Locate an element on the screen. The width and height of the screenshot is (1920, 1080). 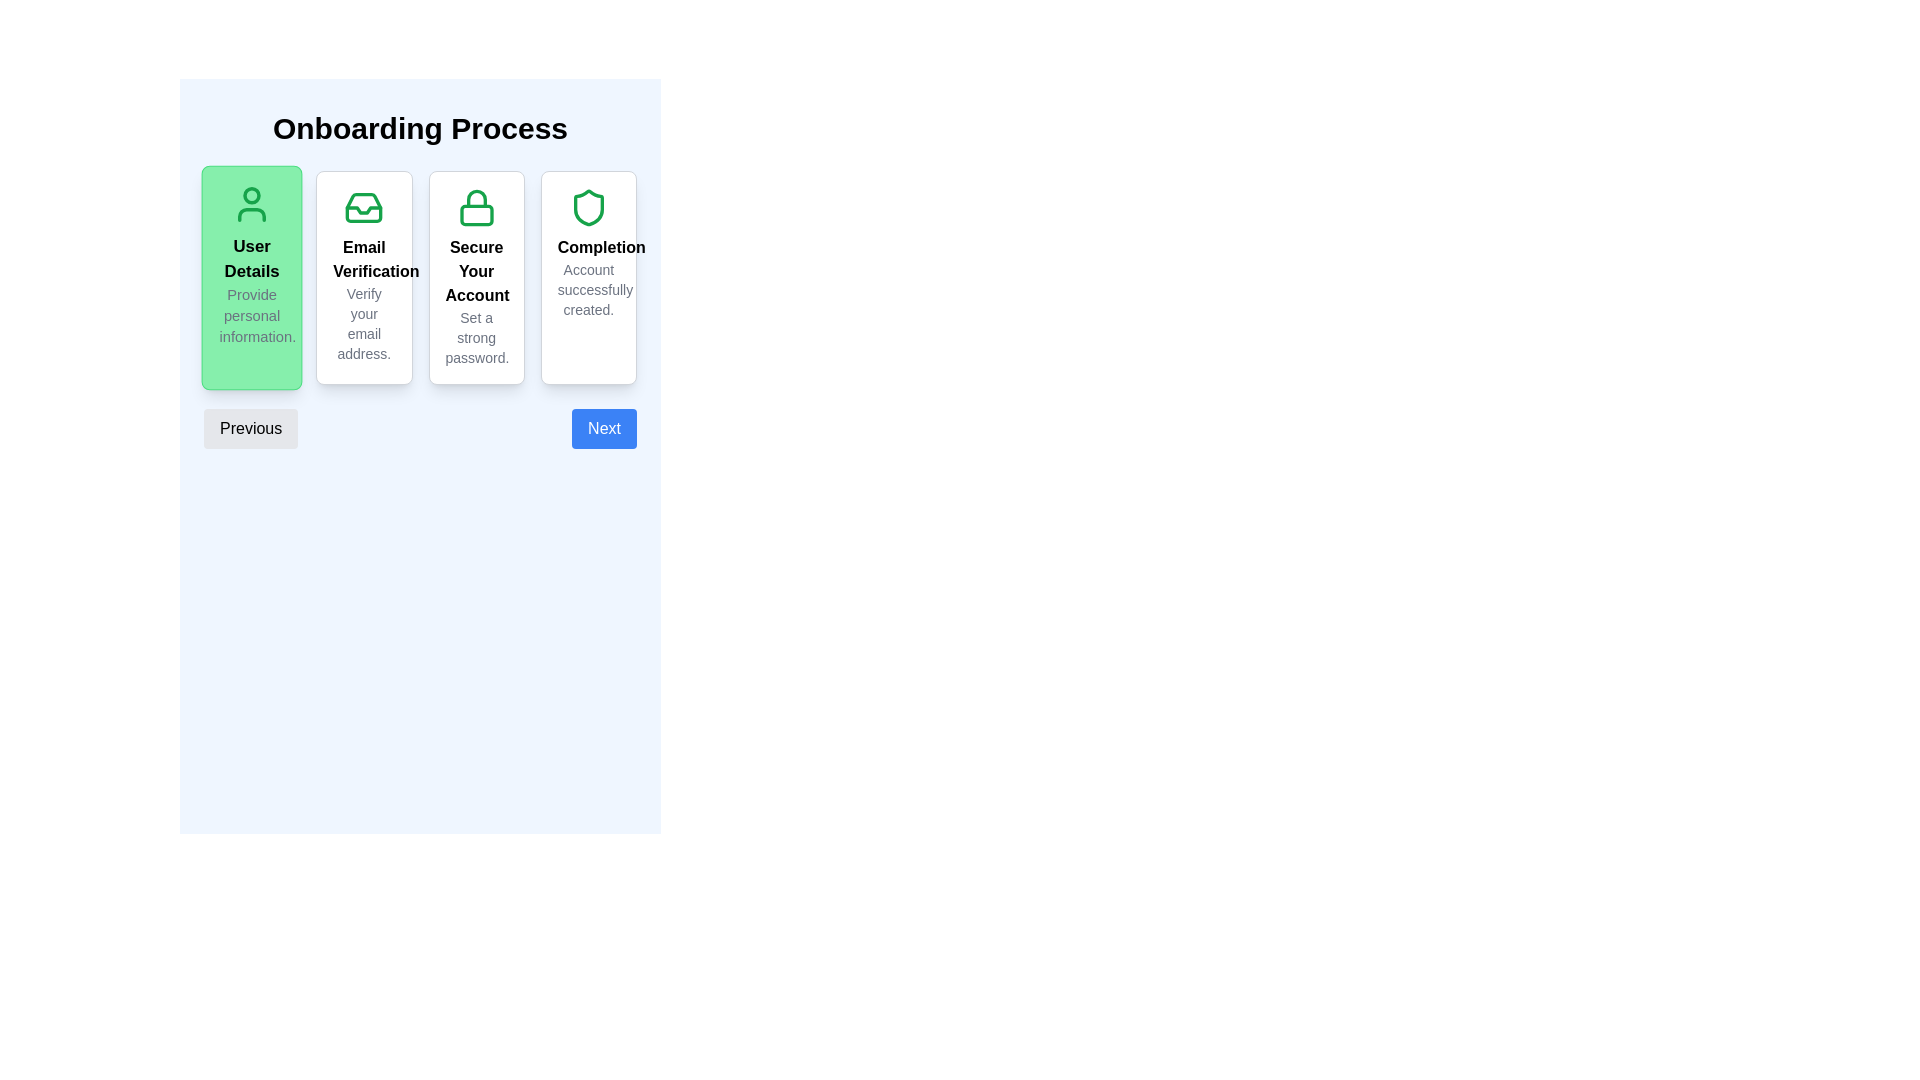
the green user silhouette icon within the 'User Details' card in the onboarding process interface is located at coordinates (251, 204).